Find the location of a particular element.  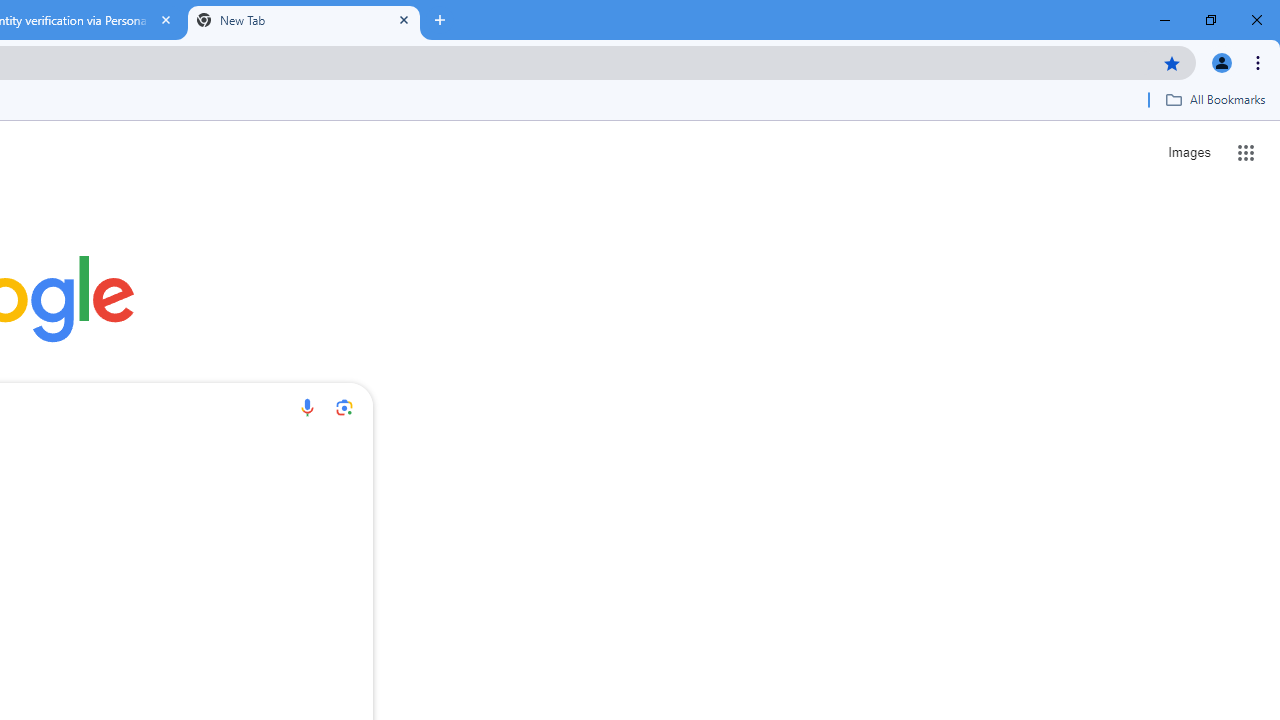

'New Tab' is located at coordinates (303, 20).